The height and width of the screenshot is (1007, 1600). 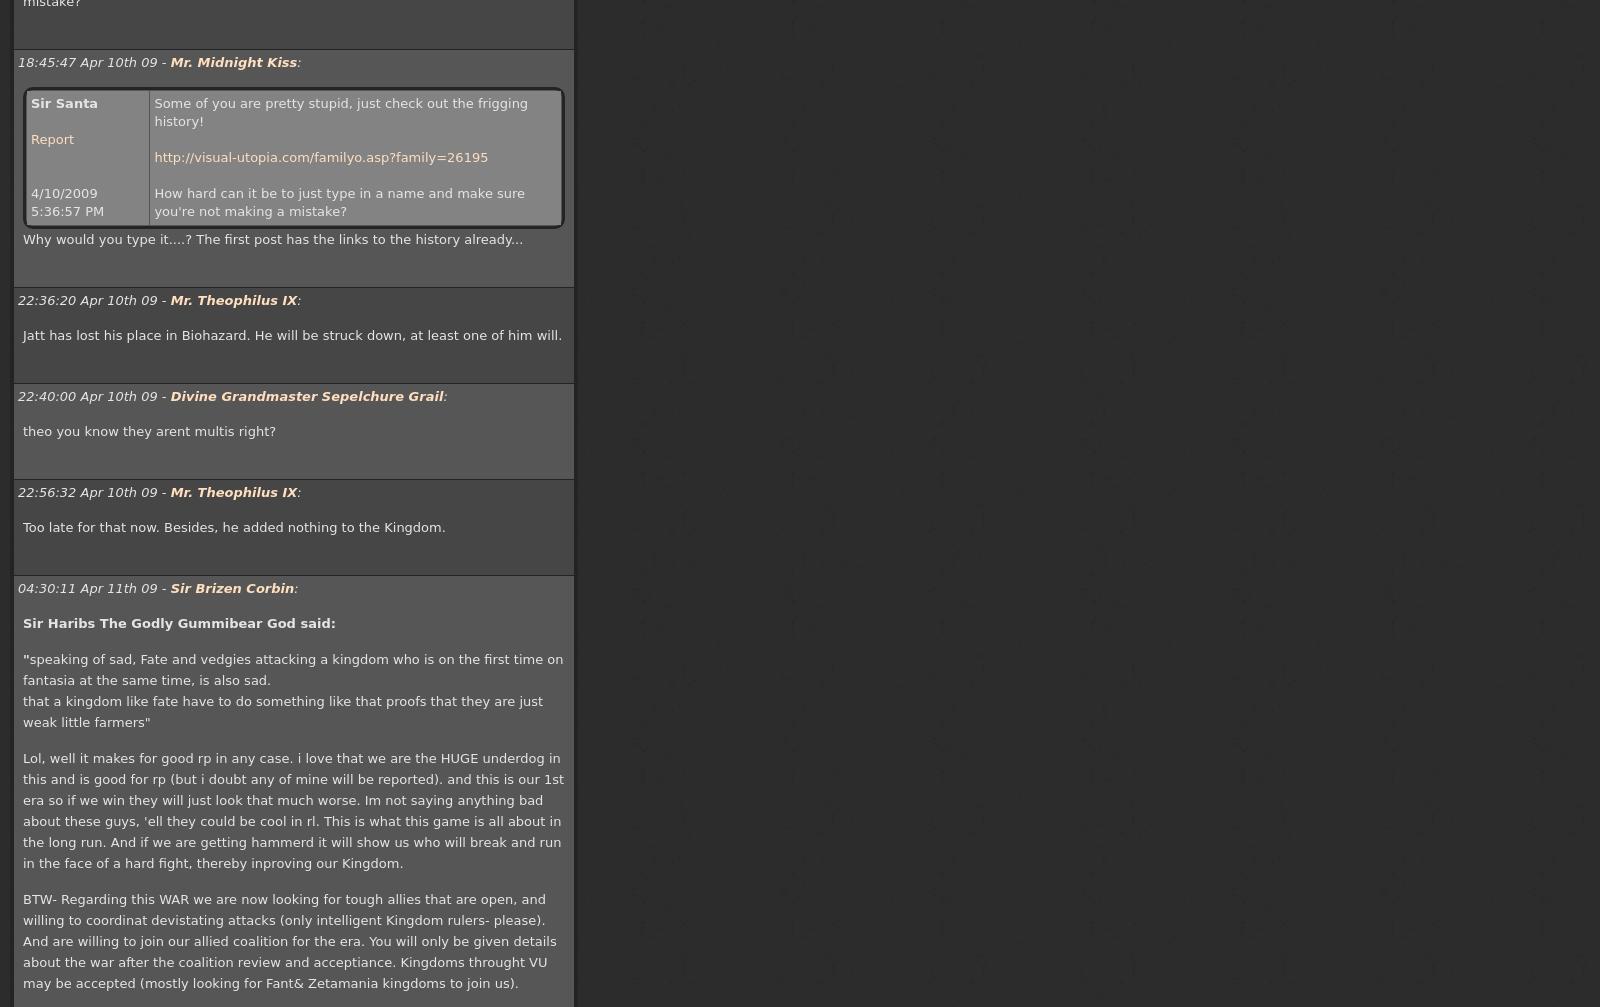 I want to click on 'Report', so click(x=51, y=139).